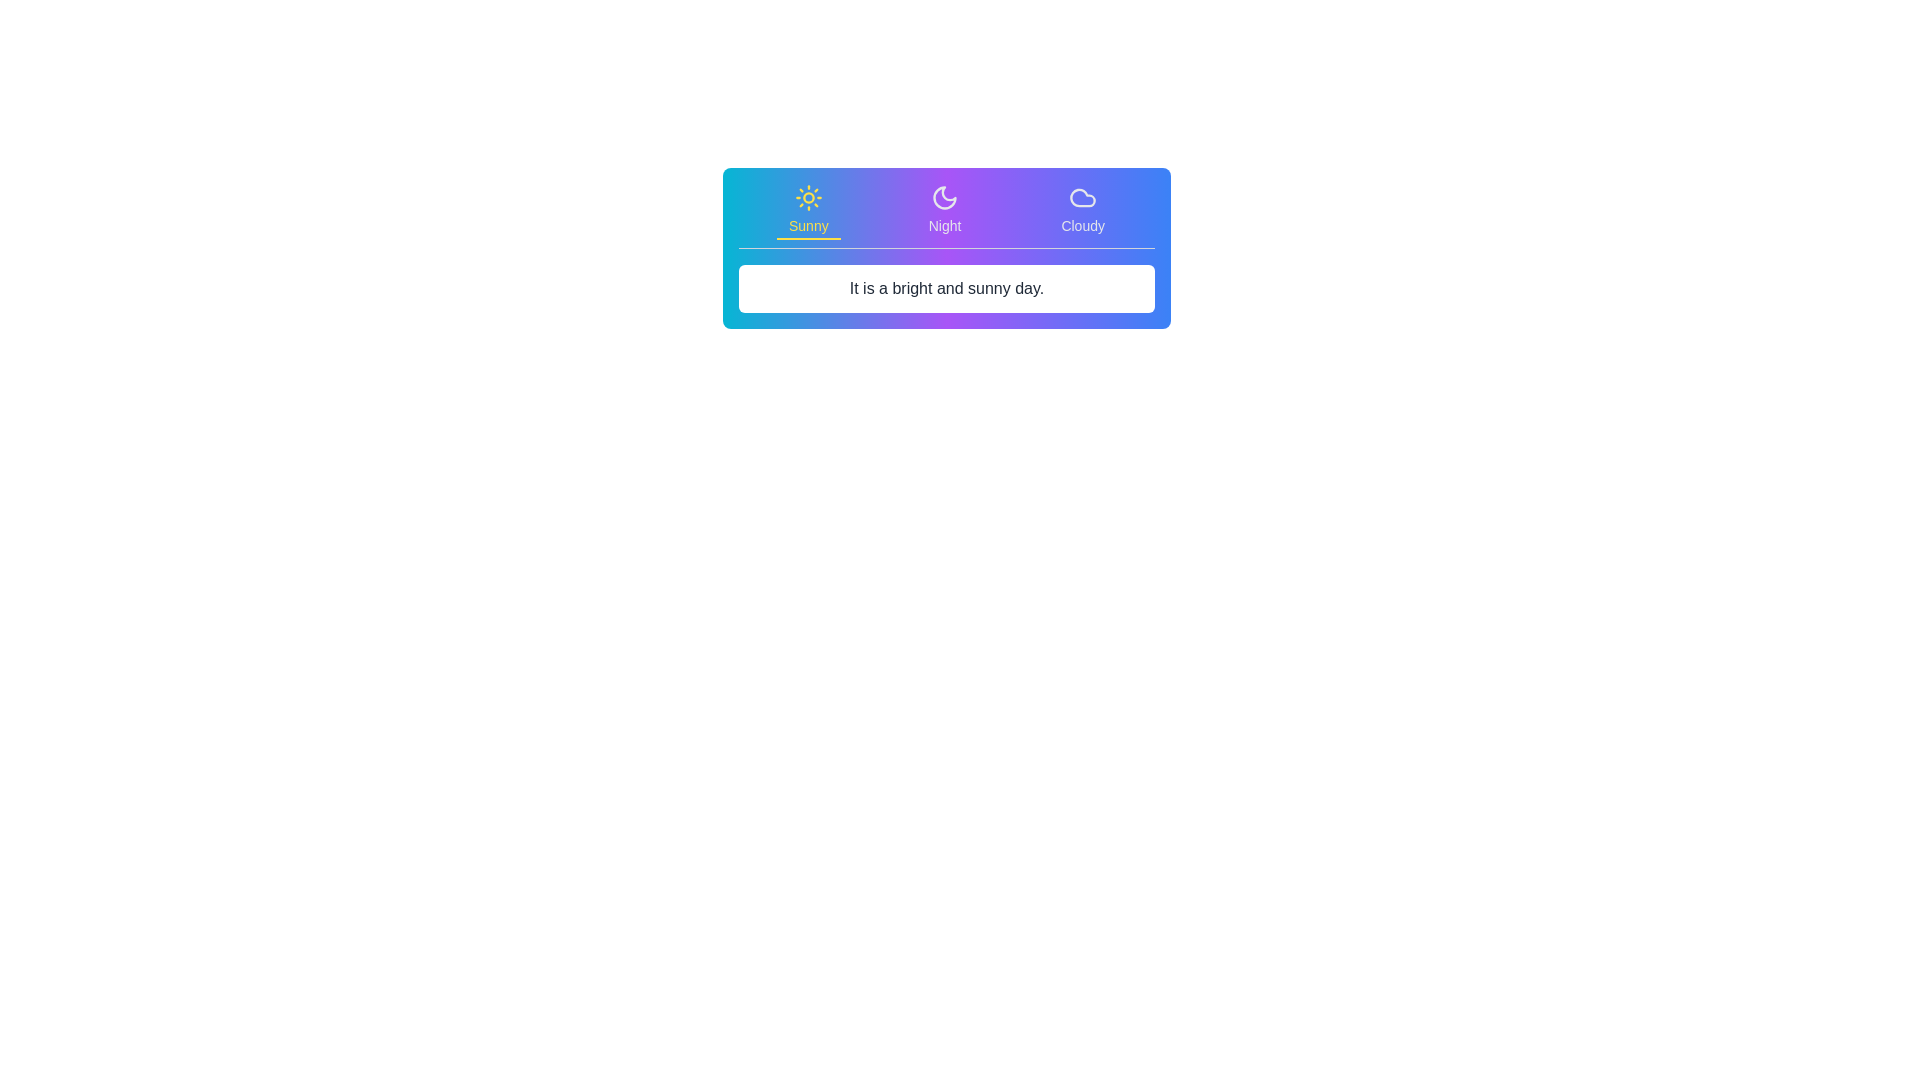 The width and height of the screenshot is (1920, 1080). What do you see at coordinates (1082, 225) in the screenshot?
I see `the text label indicating the weather condition 'Cloudy', which is the third option in a horizontal row of weather selections` at bounding box center [1082, 225].